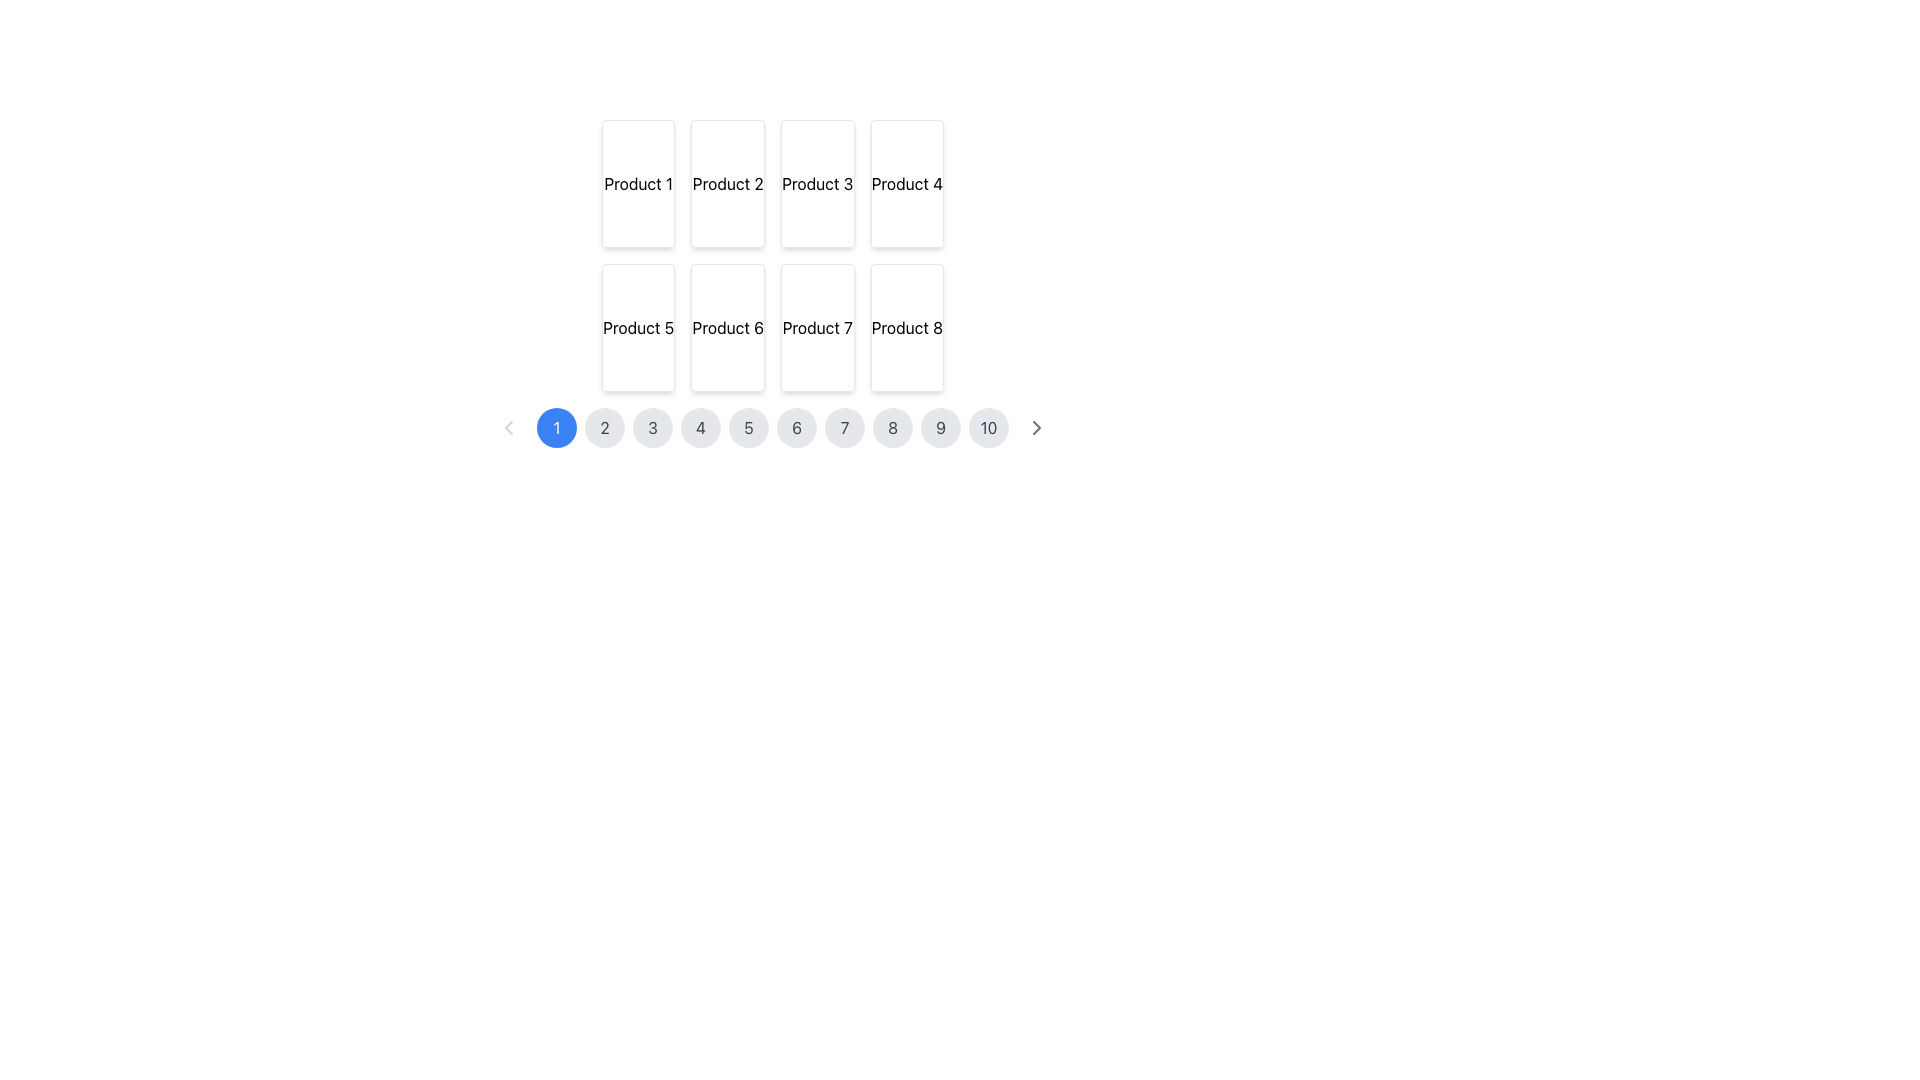 The height and width of the screenshot is (1080, 1920). Describe the element at coordinates (771, 427) in the screenshot. I see `the numeric button on the pagination bar` at that location.